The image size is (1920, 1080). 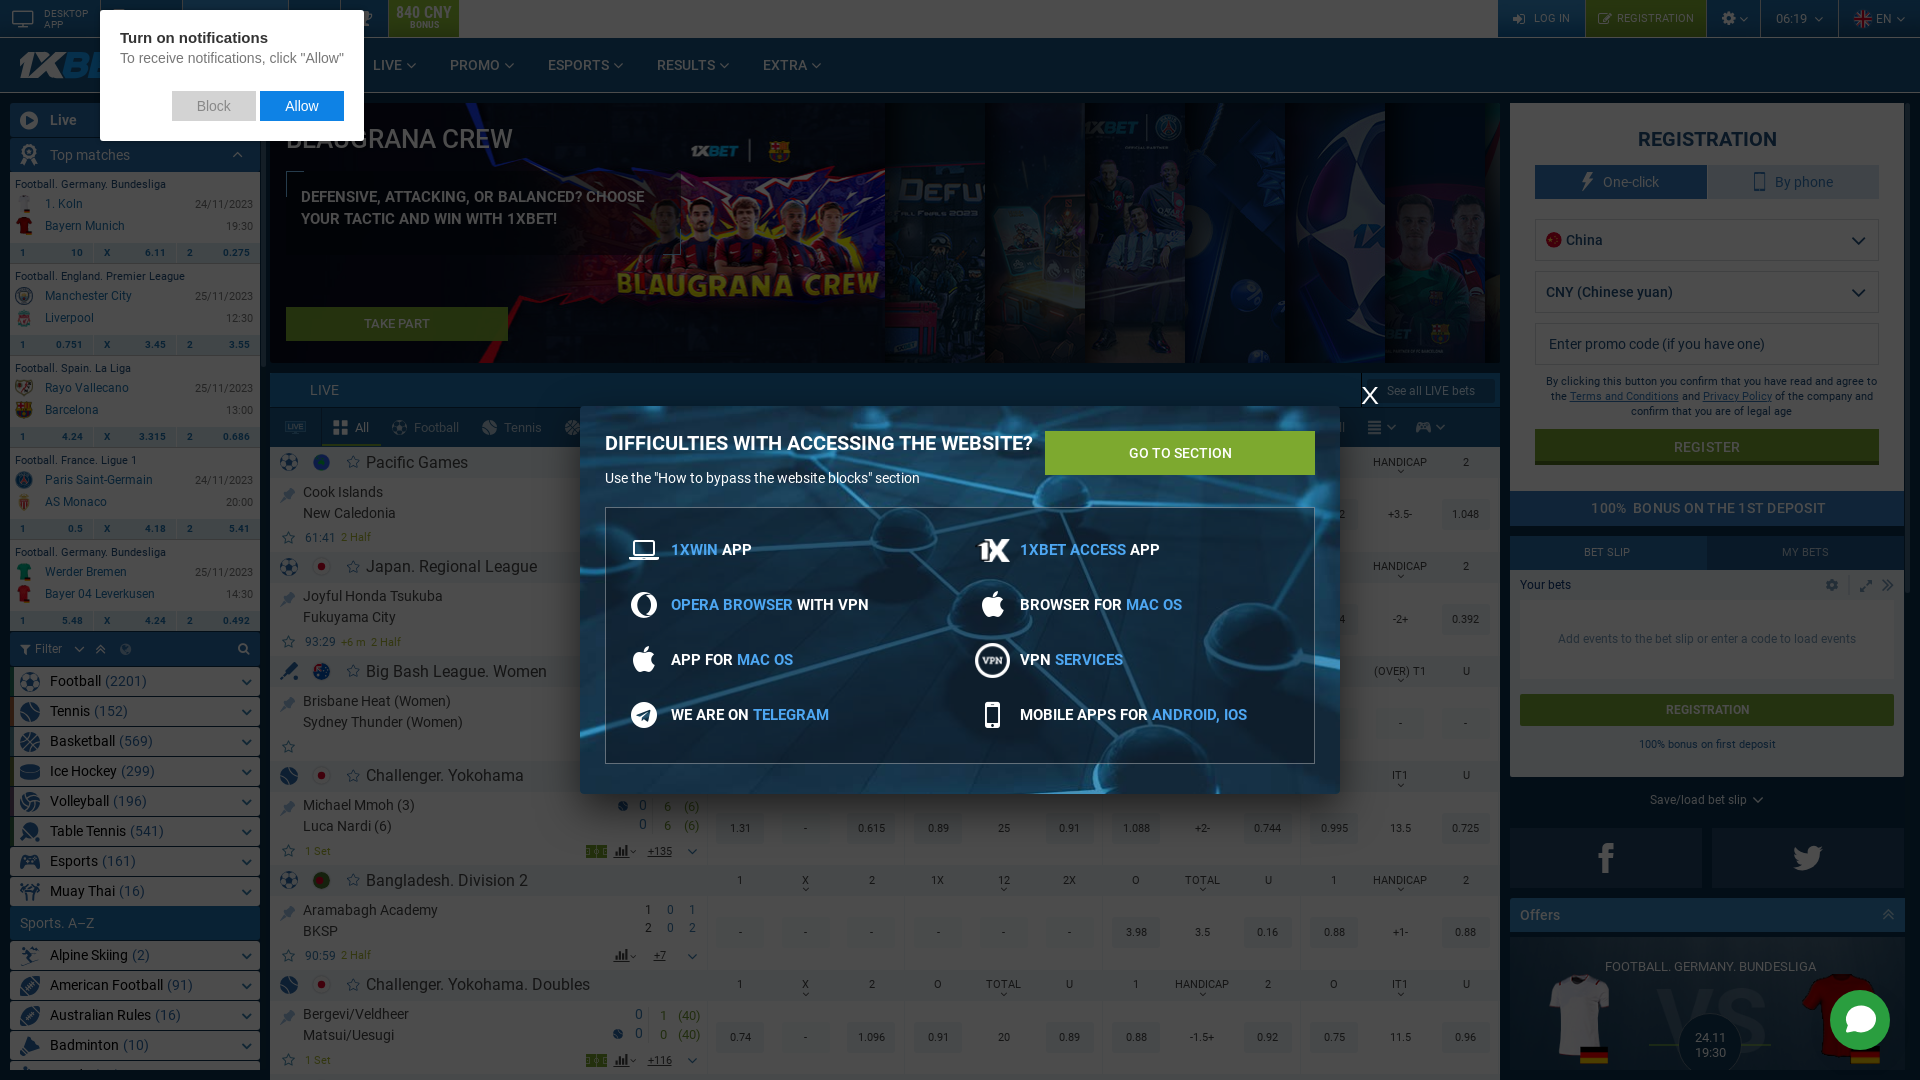 What do you see at coordinates (1794, 181) in the screenshot?
I see `'By phone'` at bounding box center [1794, 181].